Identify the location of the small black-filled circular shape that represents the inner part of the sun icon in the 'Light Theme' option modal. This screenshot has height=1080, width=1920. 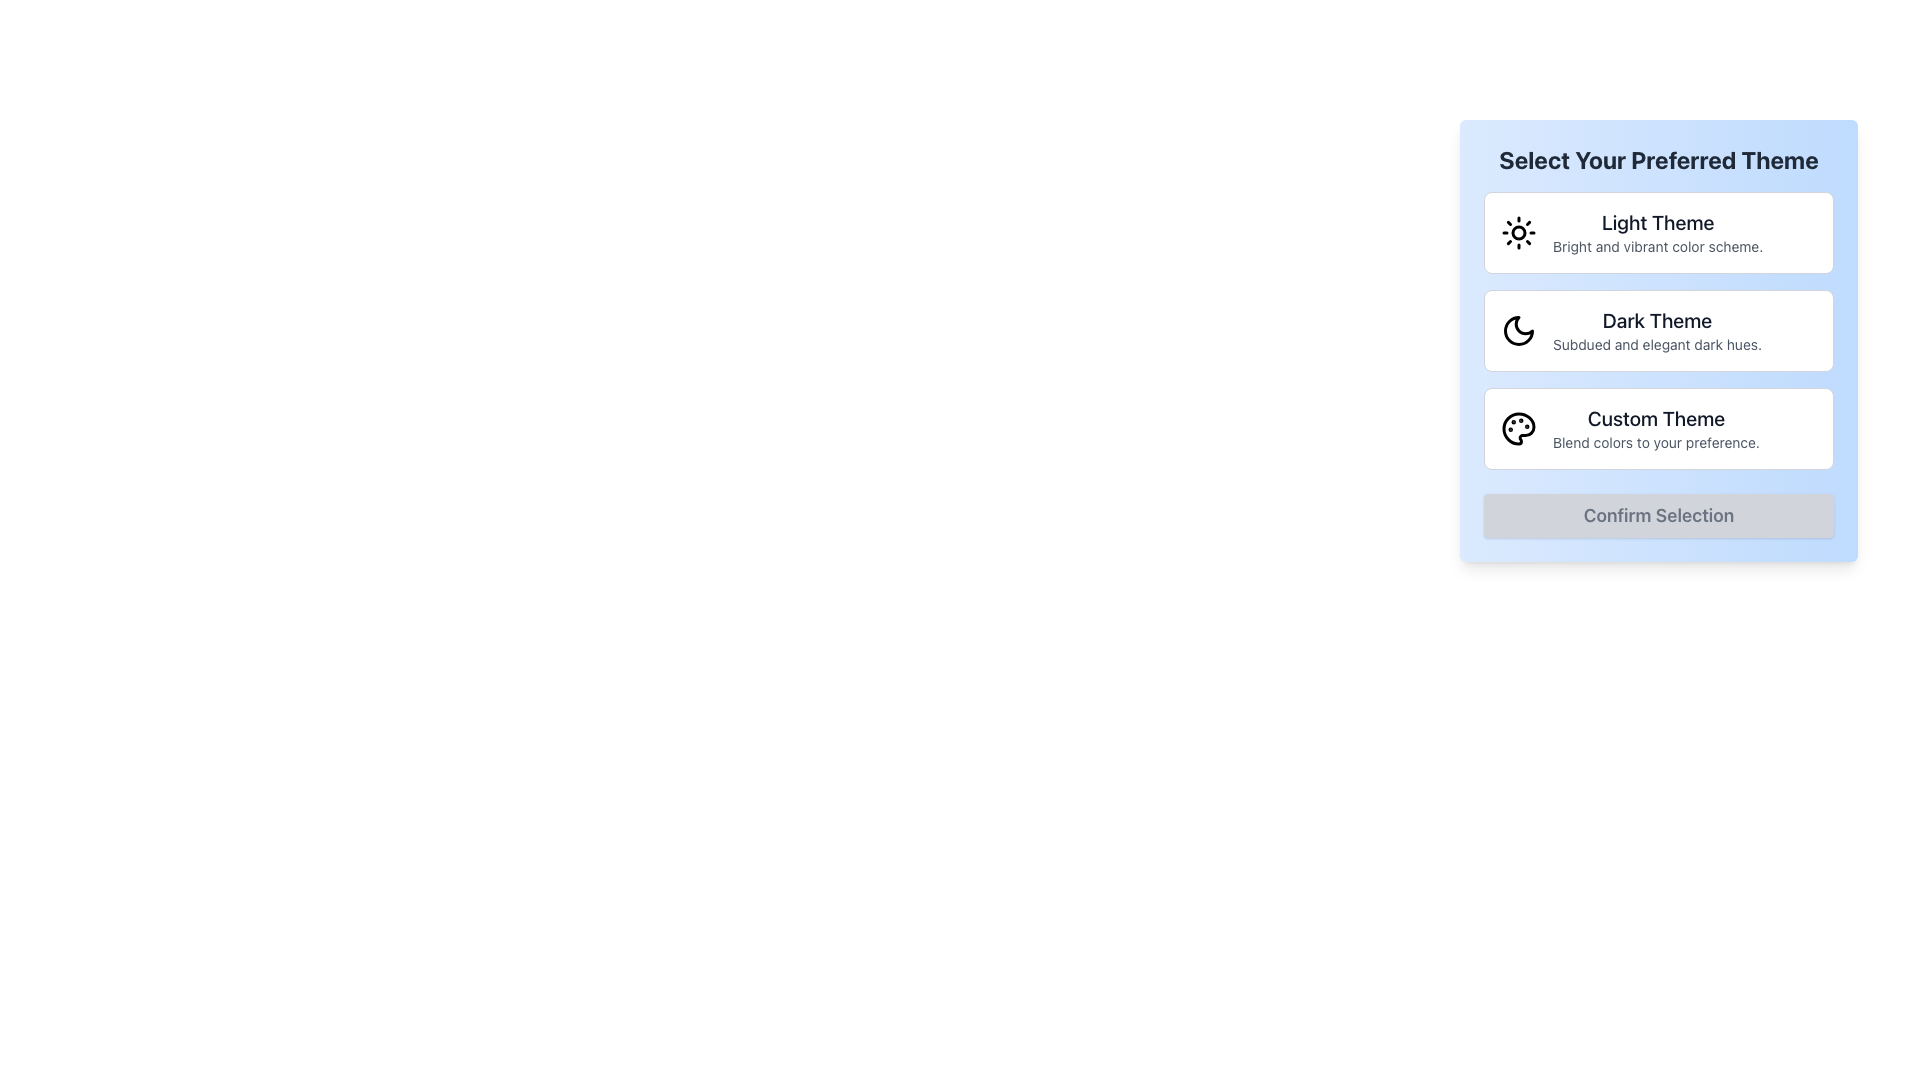
(1518, 231).